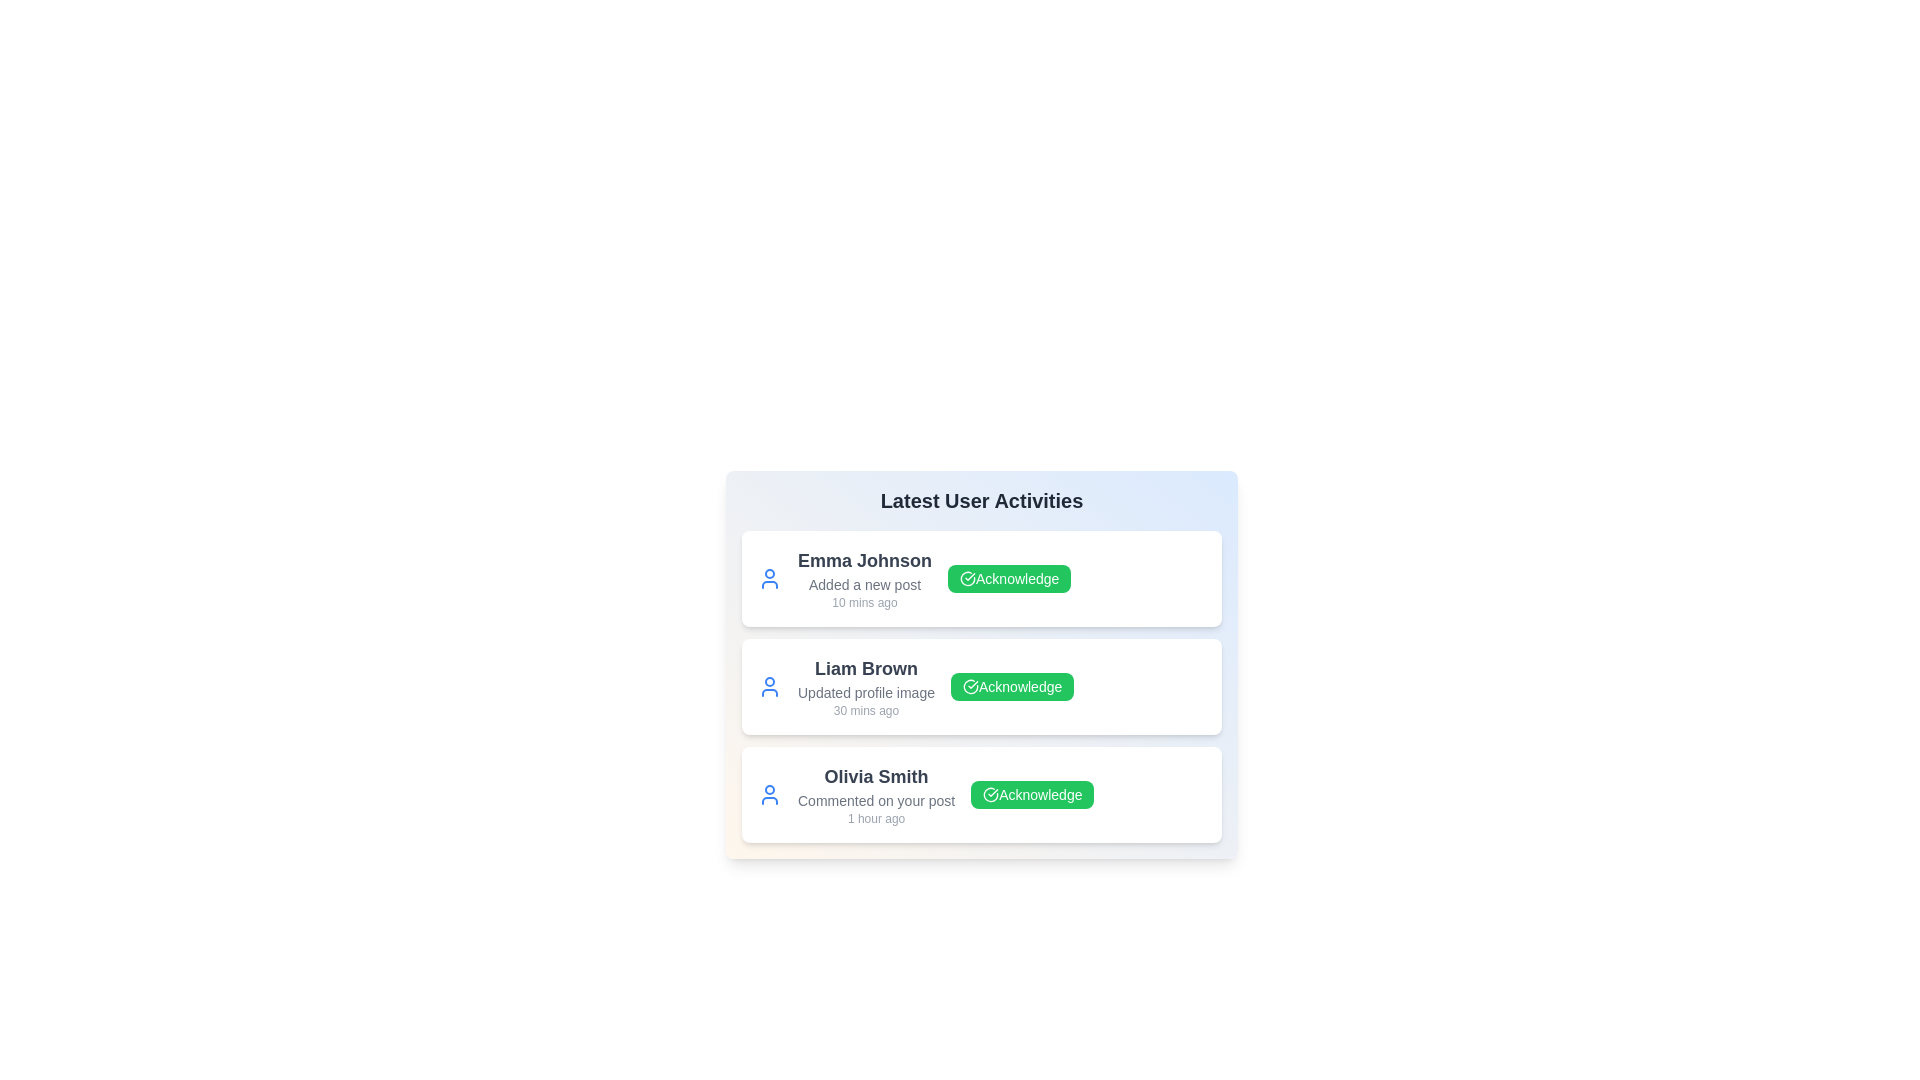  What do you see at coordinates (768, 685) in the screenshot?
I see `the profile icon of Liam Brown` at bounding box center [768, 685].